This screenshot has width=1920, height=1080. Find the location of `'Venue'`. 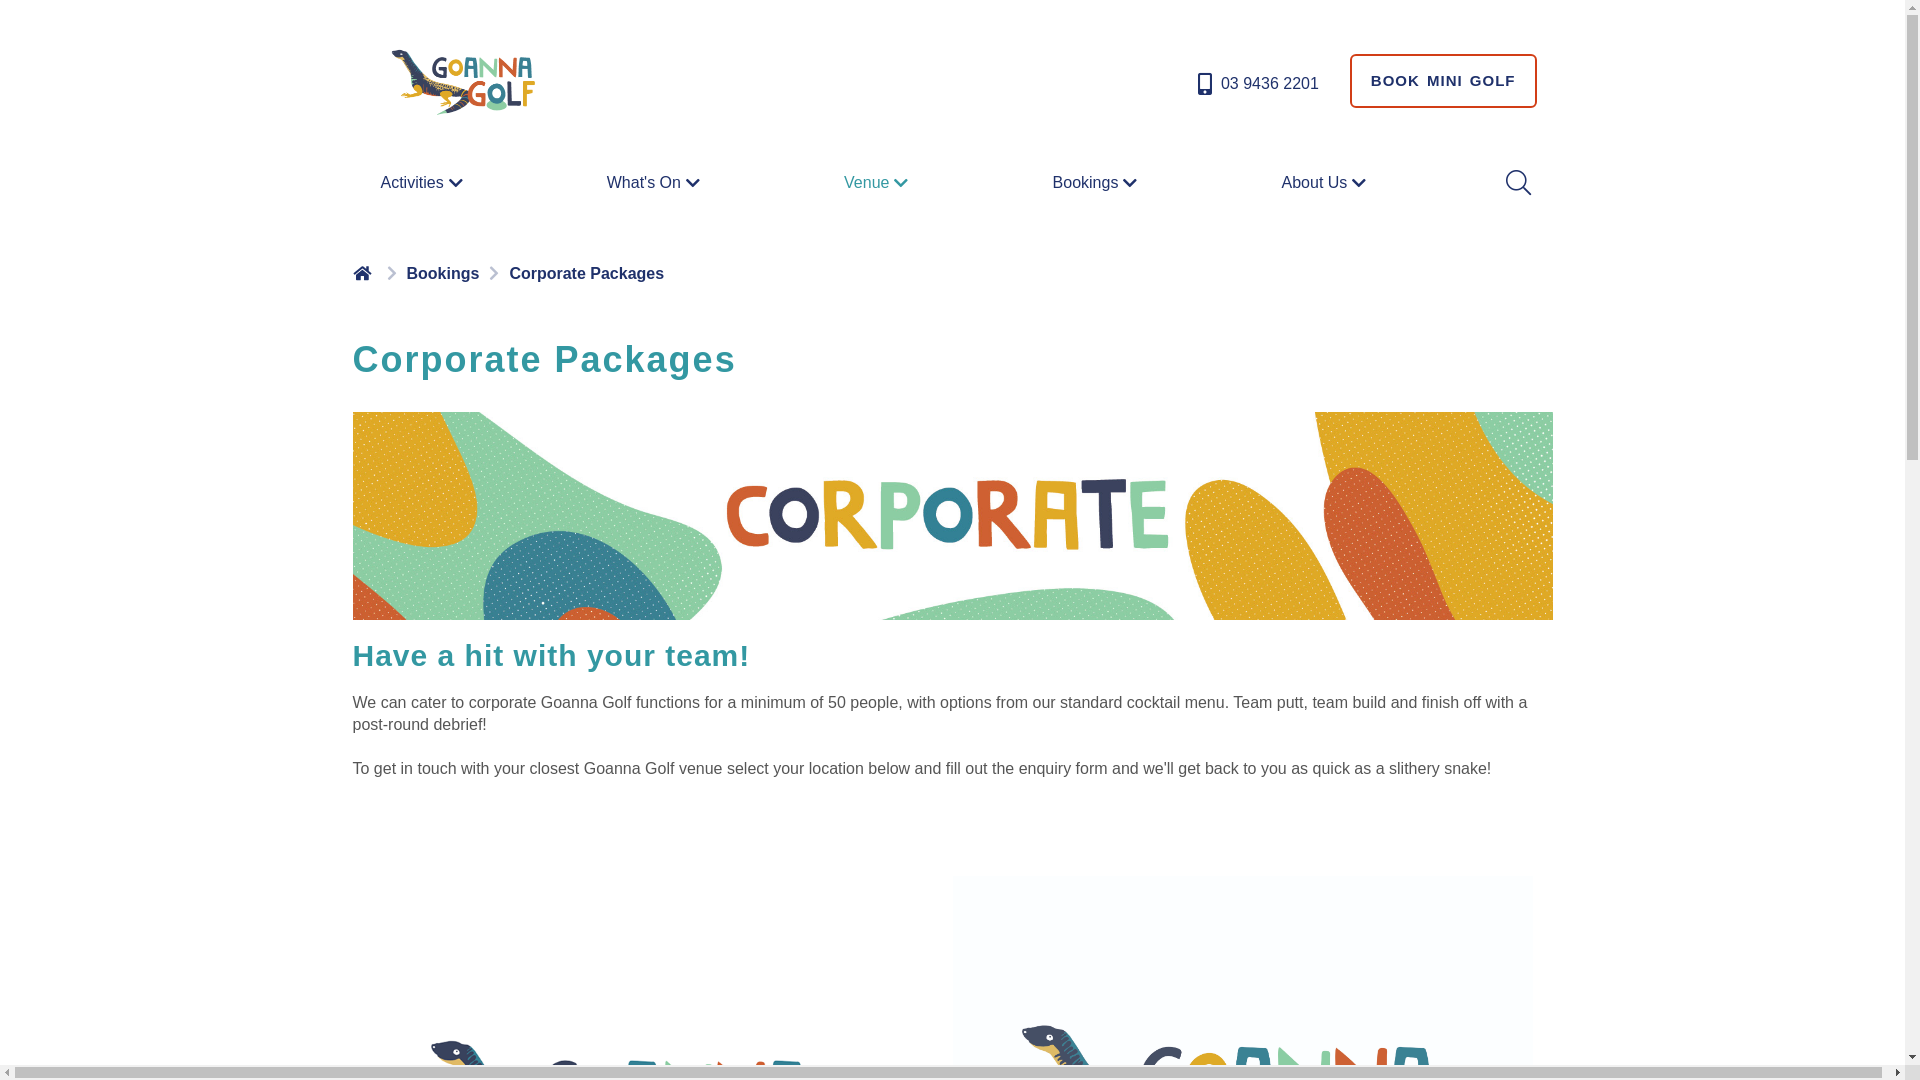

'Venue' is located at coordinates (878, 181).